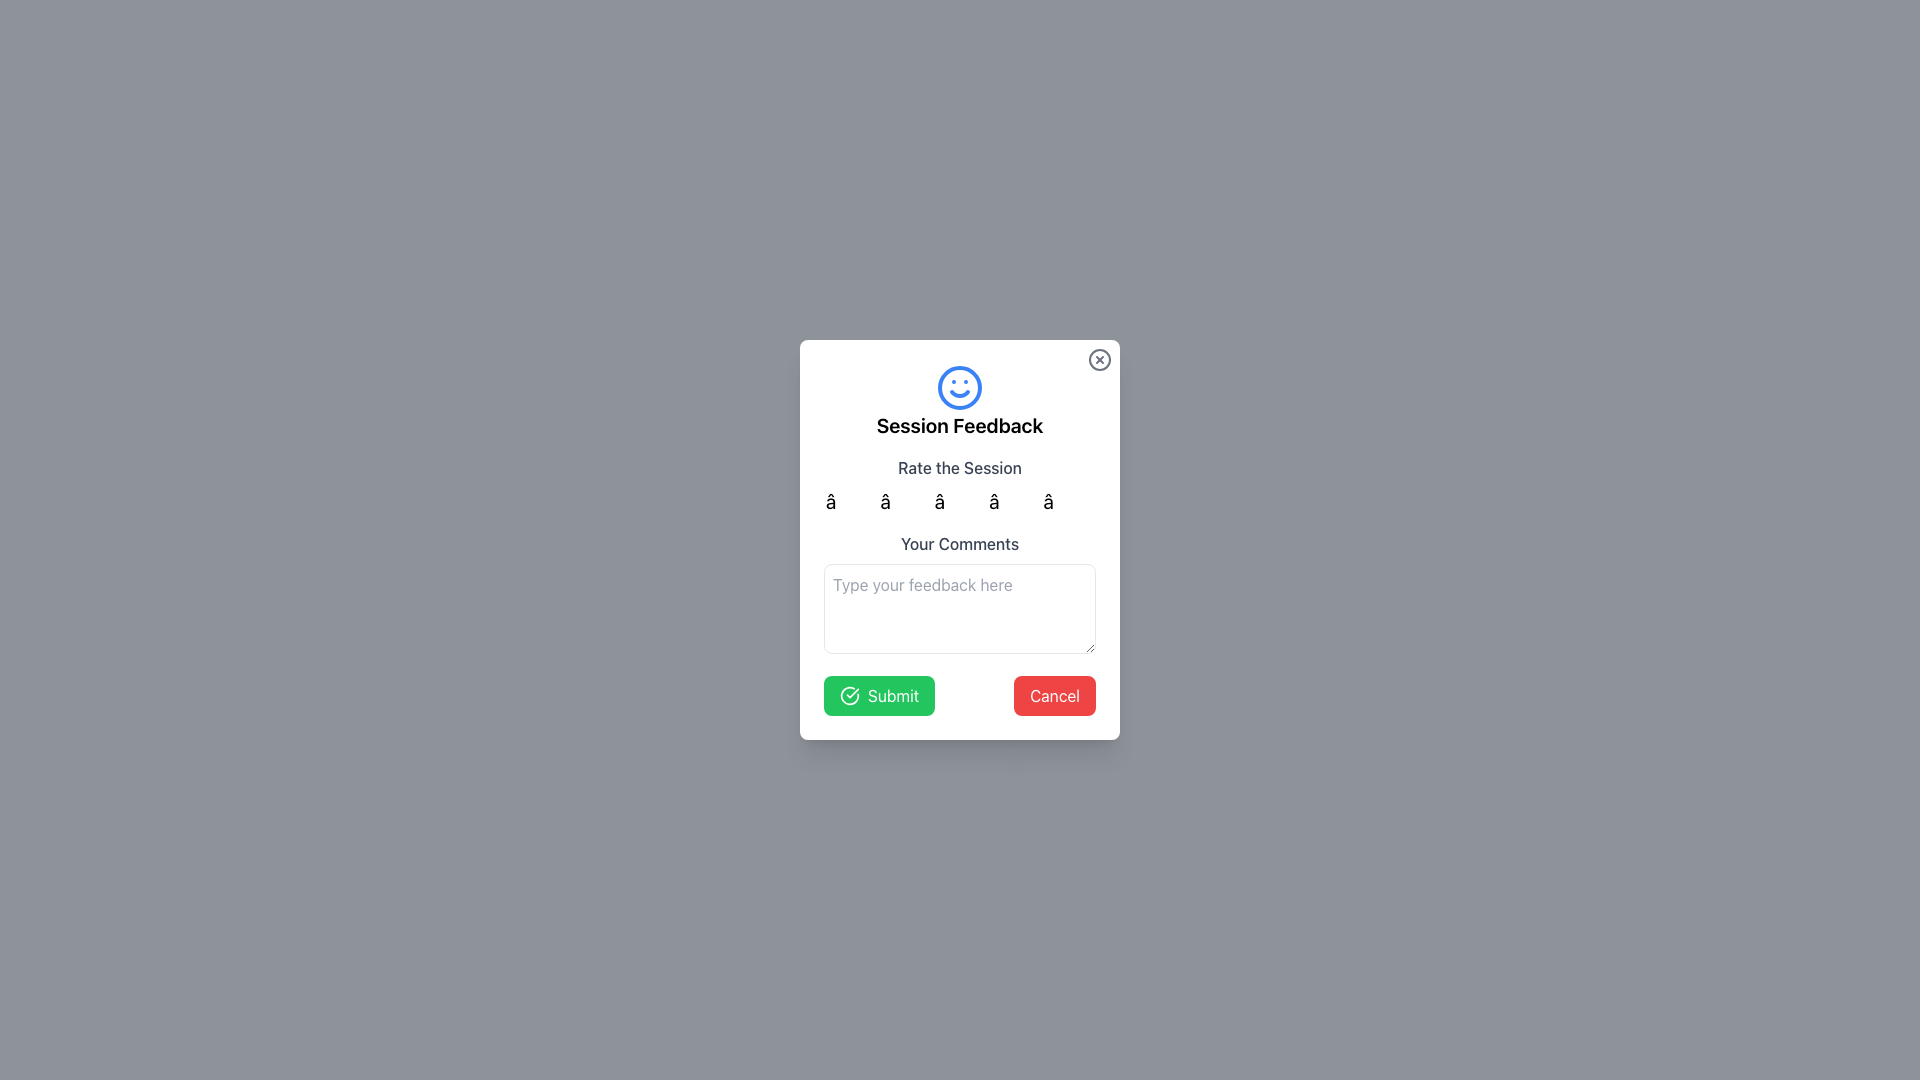  I want to click on the first Rating Star Icon for keyboard input, so click(851, 500).